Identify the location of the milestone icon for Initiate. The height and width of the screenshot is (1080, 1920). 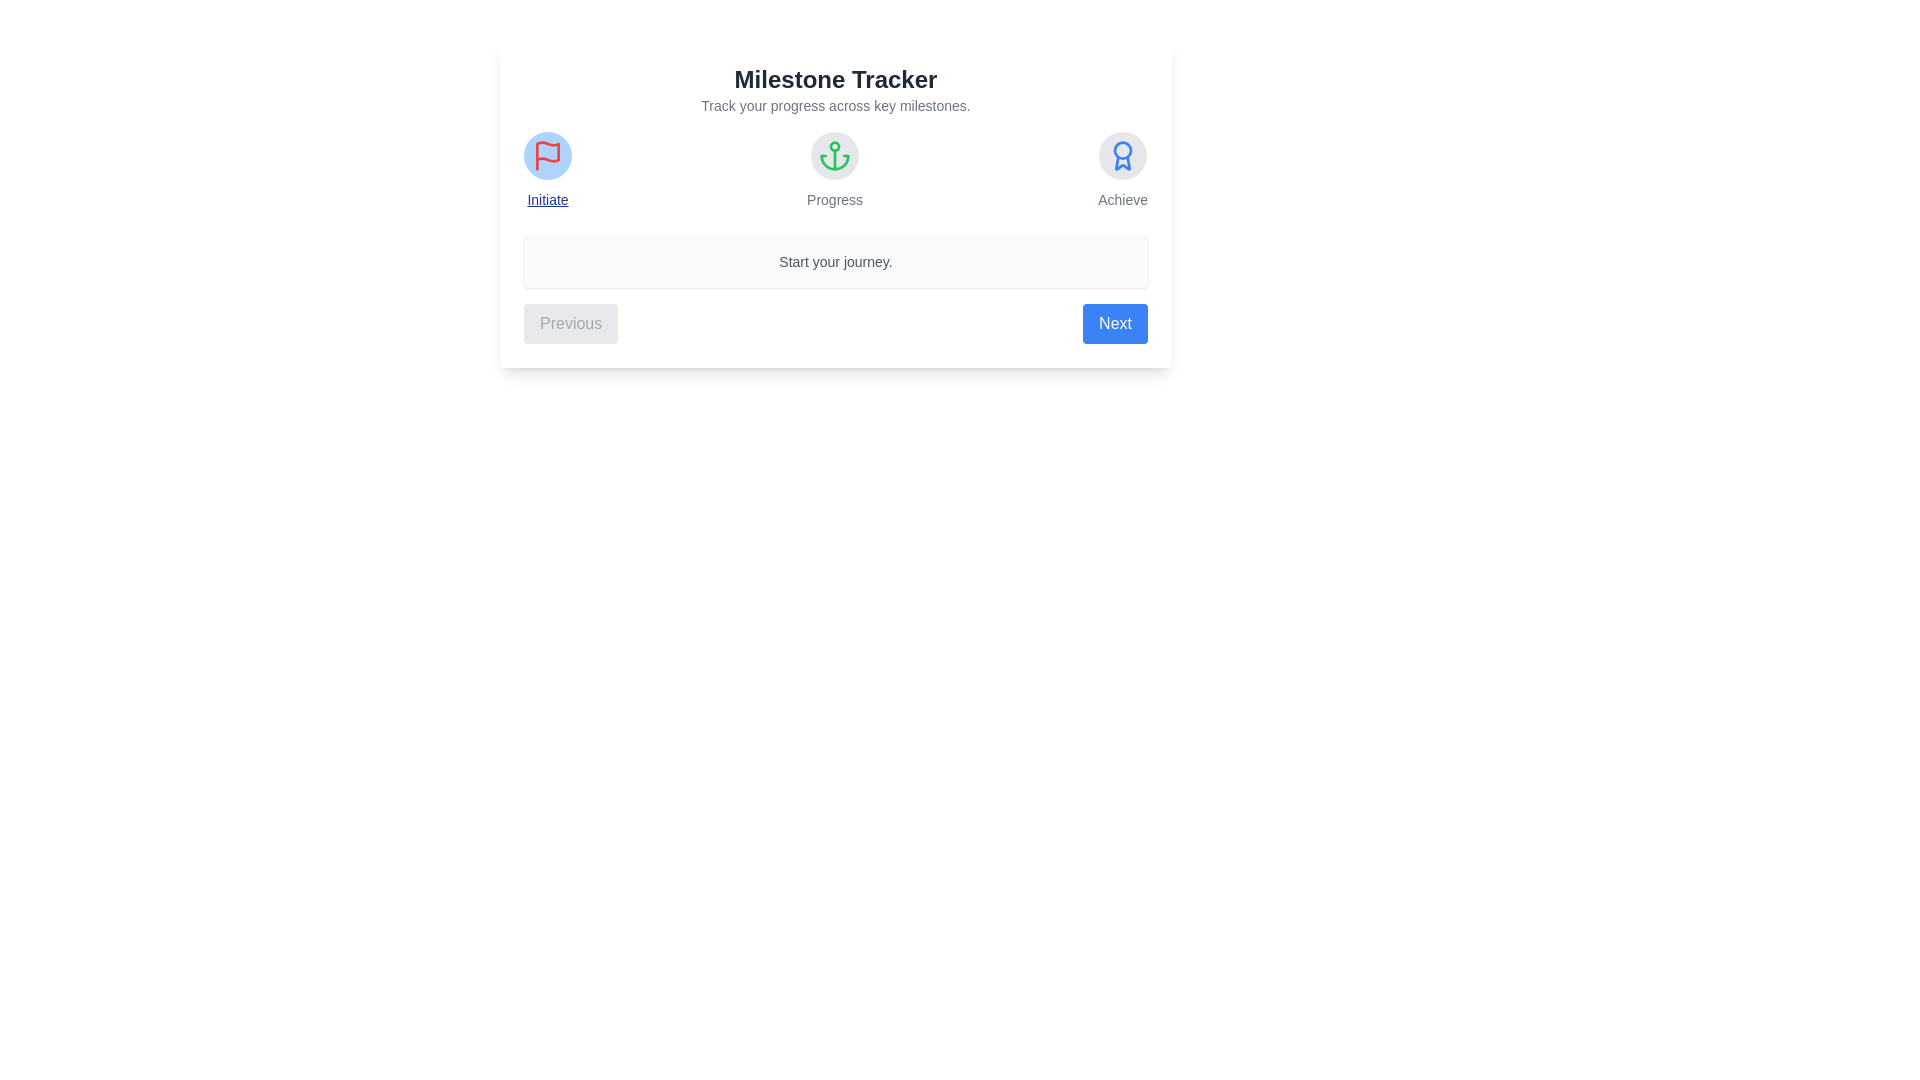
(547, 154).